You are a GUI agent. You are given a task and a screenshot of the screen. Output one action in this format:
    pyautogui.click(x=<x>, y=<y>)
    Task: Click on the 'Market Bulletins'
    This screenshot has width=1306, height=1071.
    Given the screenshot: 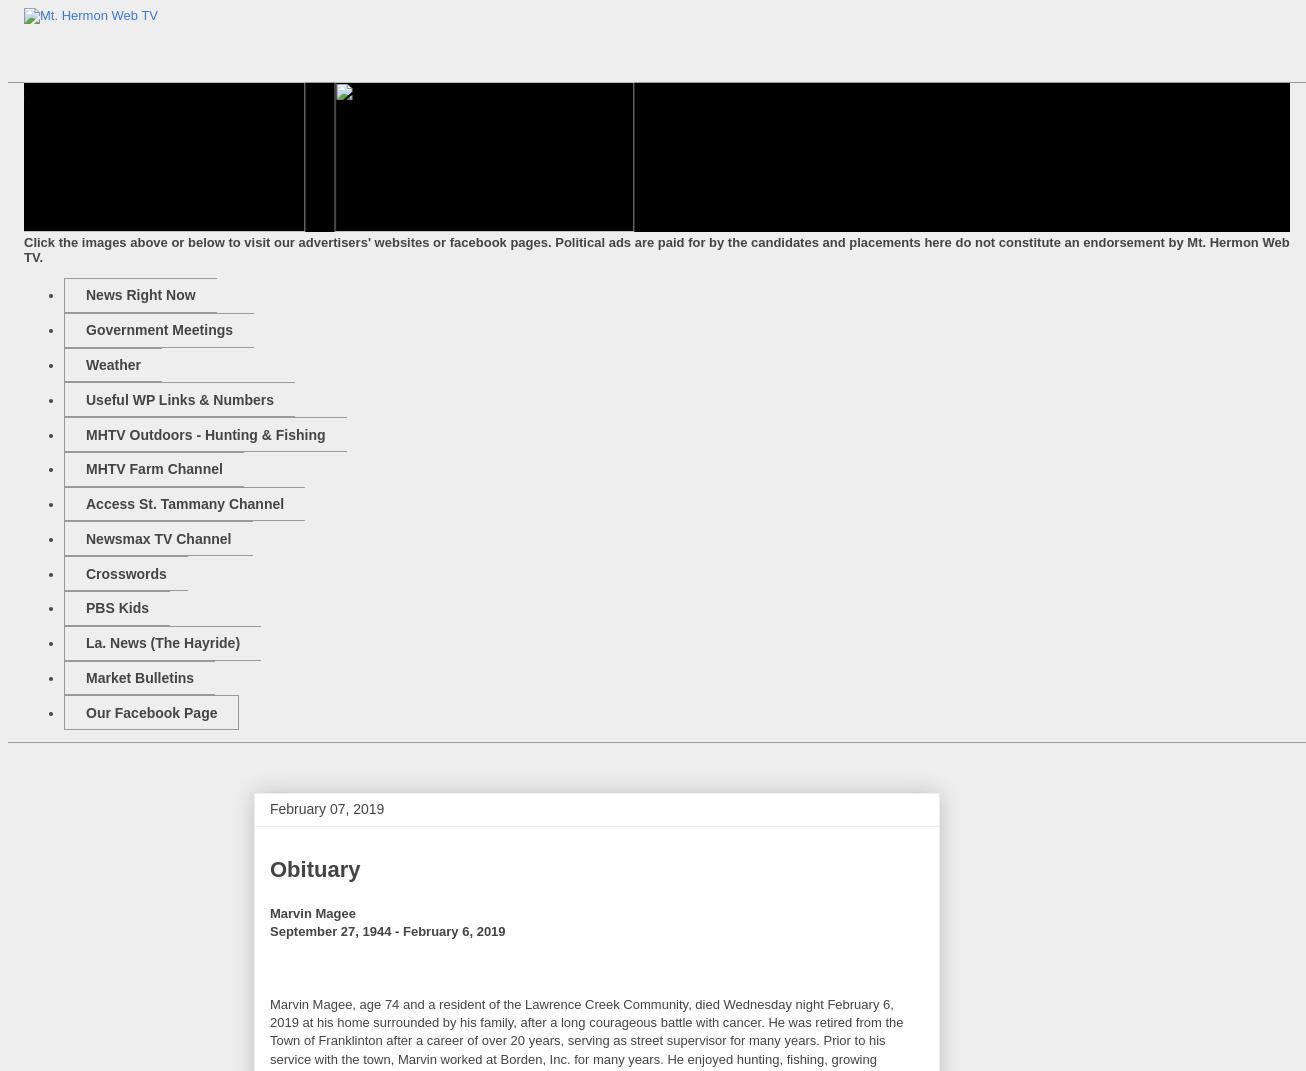 What is the action you would take?
    pyautogui.click(x=140, y=675)
    